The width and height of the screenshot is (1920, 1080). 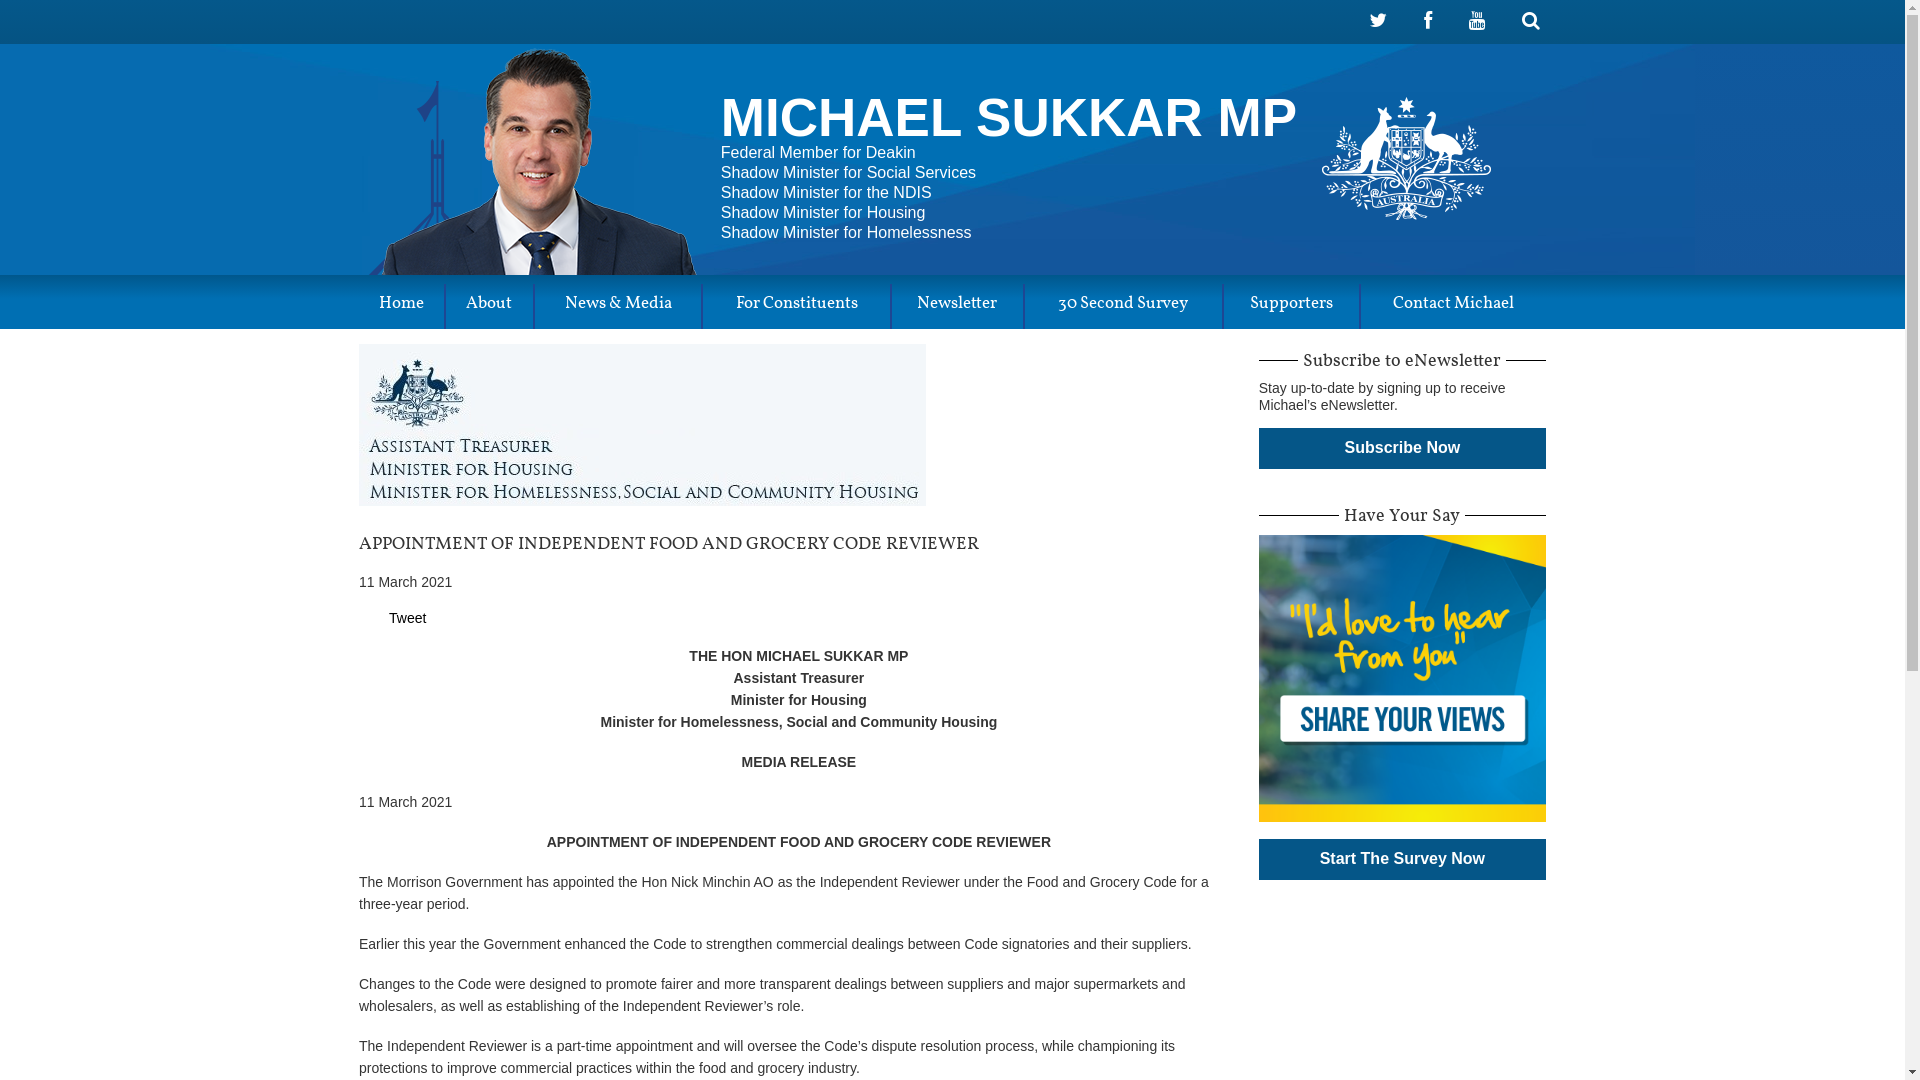 What do you see at coordinates (1025, 306) in the screenshot?
I see `'30 Second Survey'` at bounding box center [1025, 306].